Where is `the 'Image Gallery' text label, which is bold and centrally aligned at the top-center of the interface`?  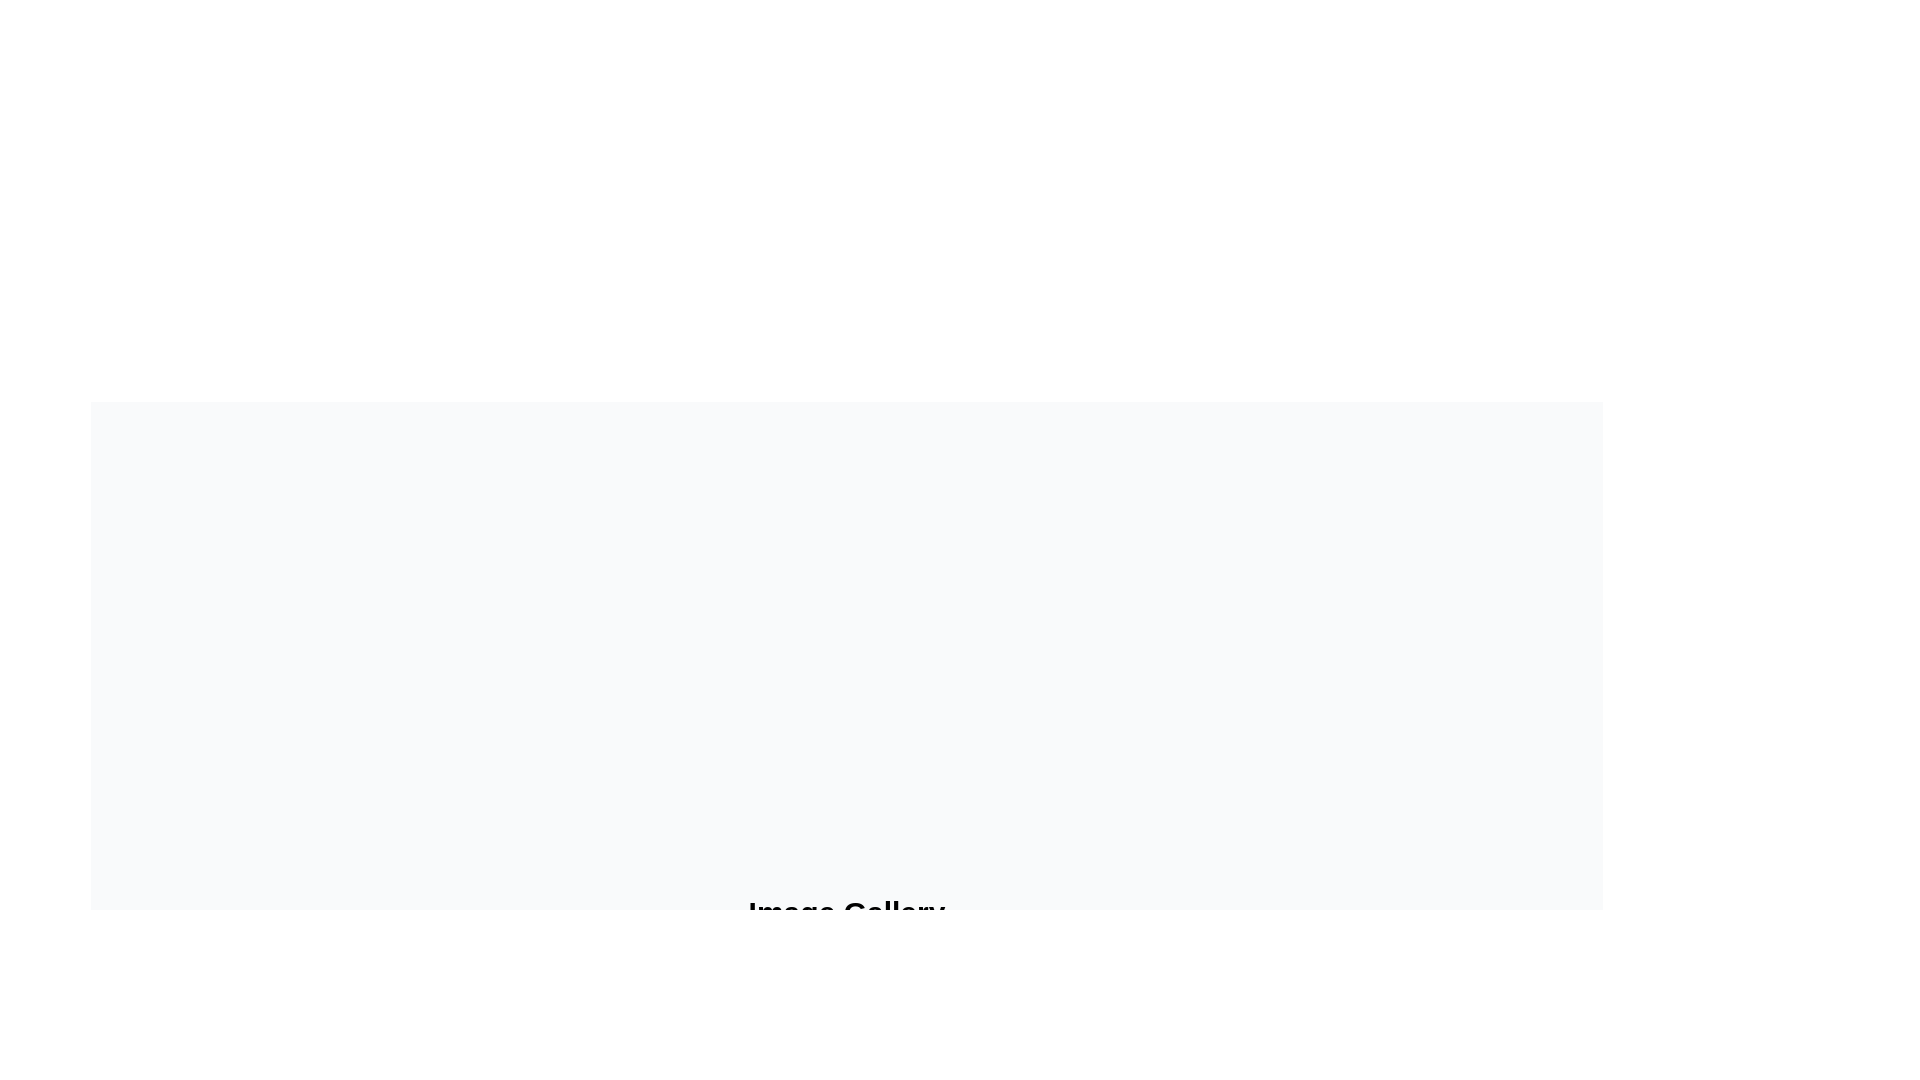 the 'Image Gallery' text label, which is bold and centrally aligned at the top-center of the interface is located at coordinates (846, 913).